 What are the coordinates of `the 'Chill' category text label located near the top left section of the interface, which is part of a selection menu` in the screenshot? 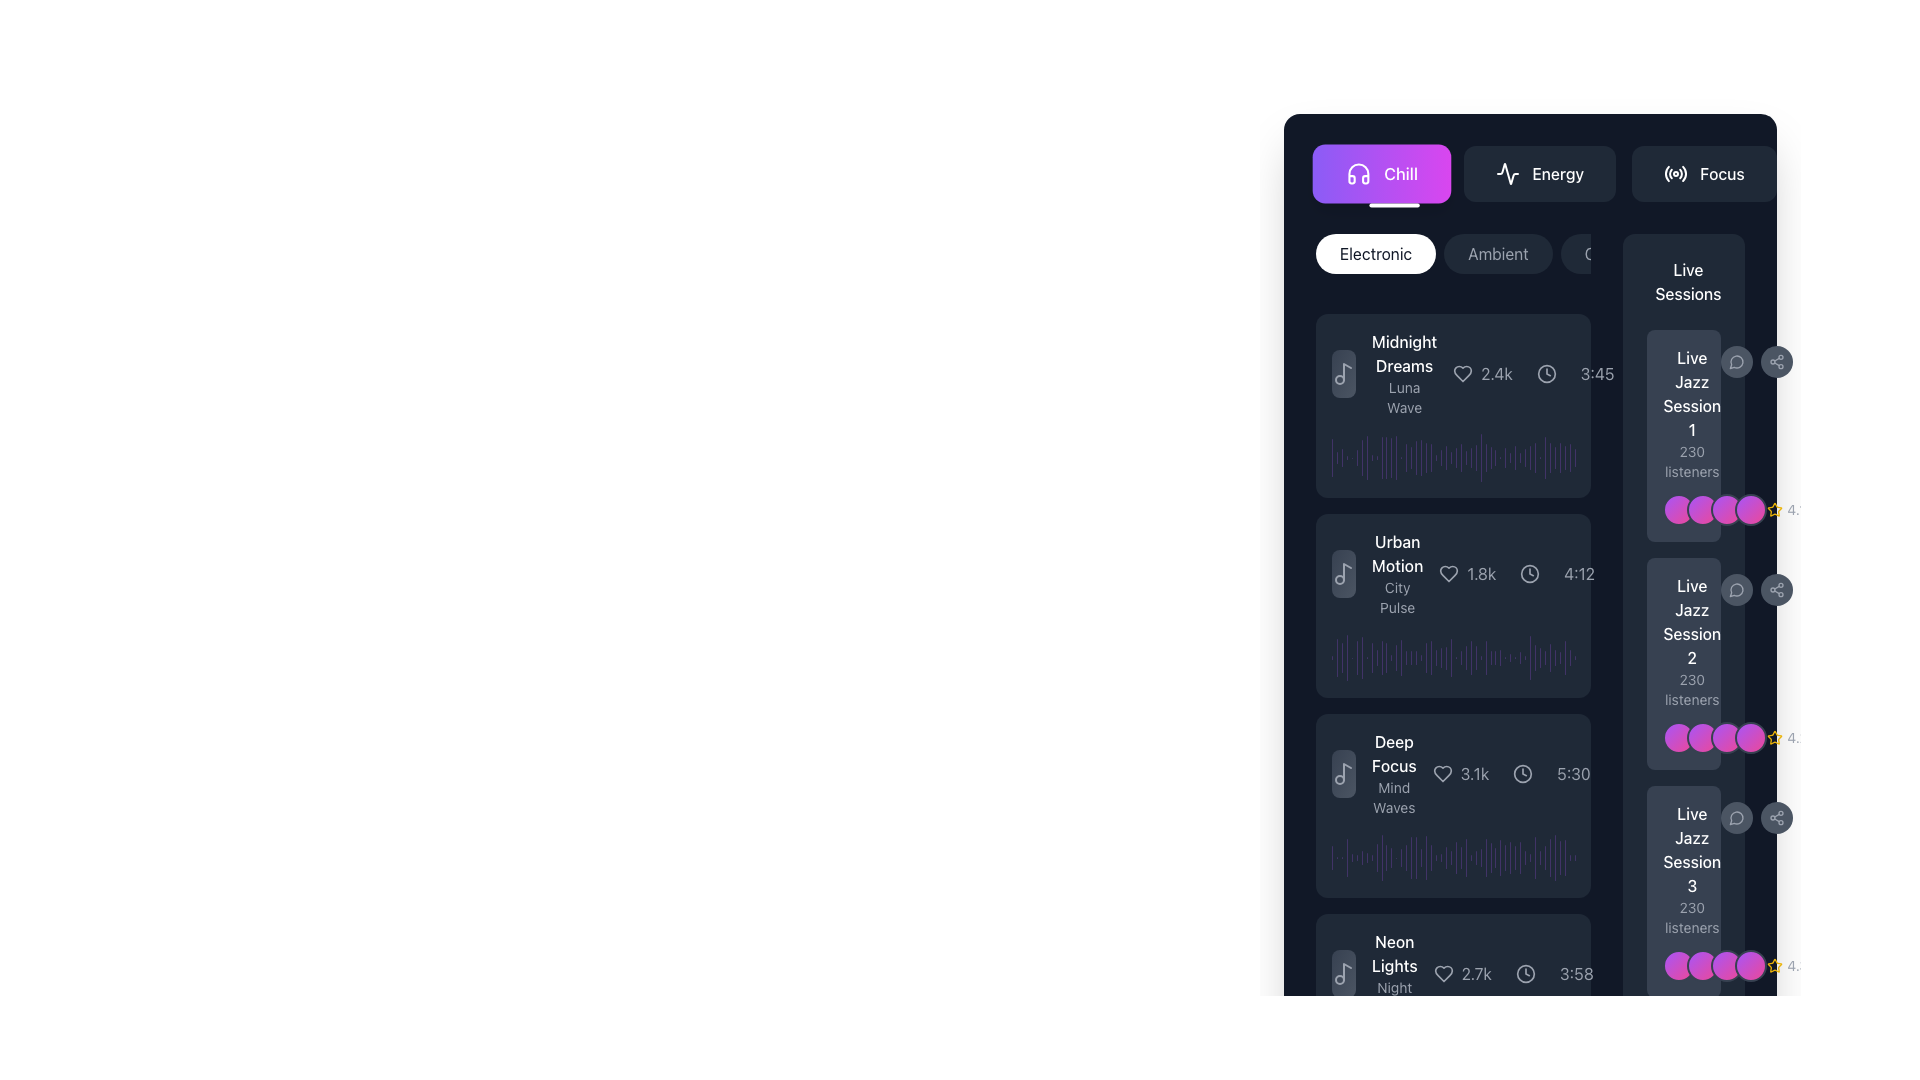 It's located at (1400, 172).